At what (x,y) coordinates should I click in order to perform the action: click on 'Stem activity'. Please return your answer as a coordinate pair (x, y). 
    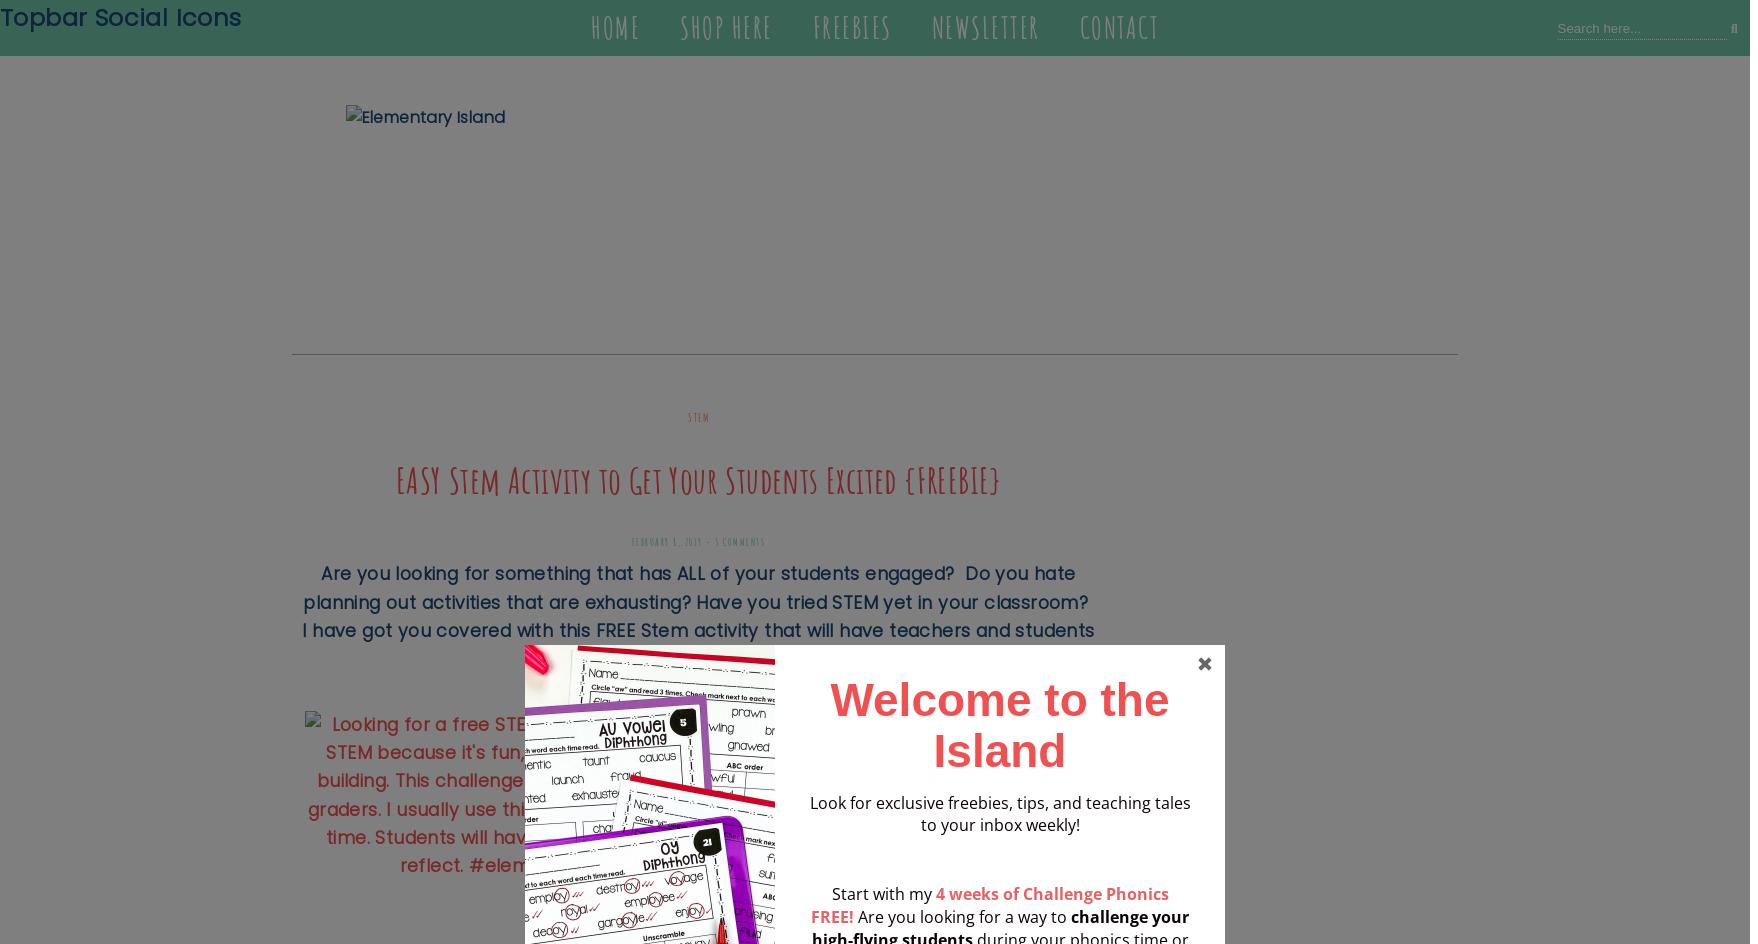
    Looking at the image, I should click on (698, 630).